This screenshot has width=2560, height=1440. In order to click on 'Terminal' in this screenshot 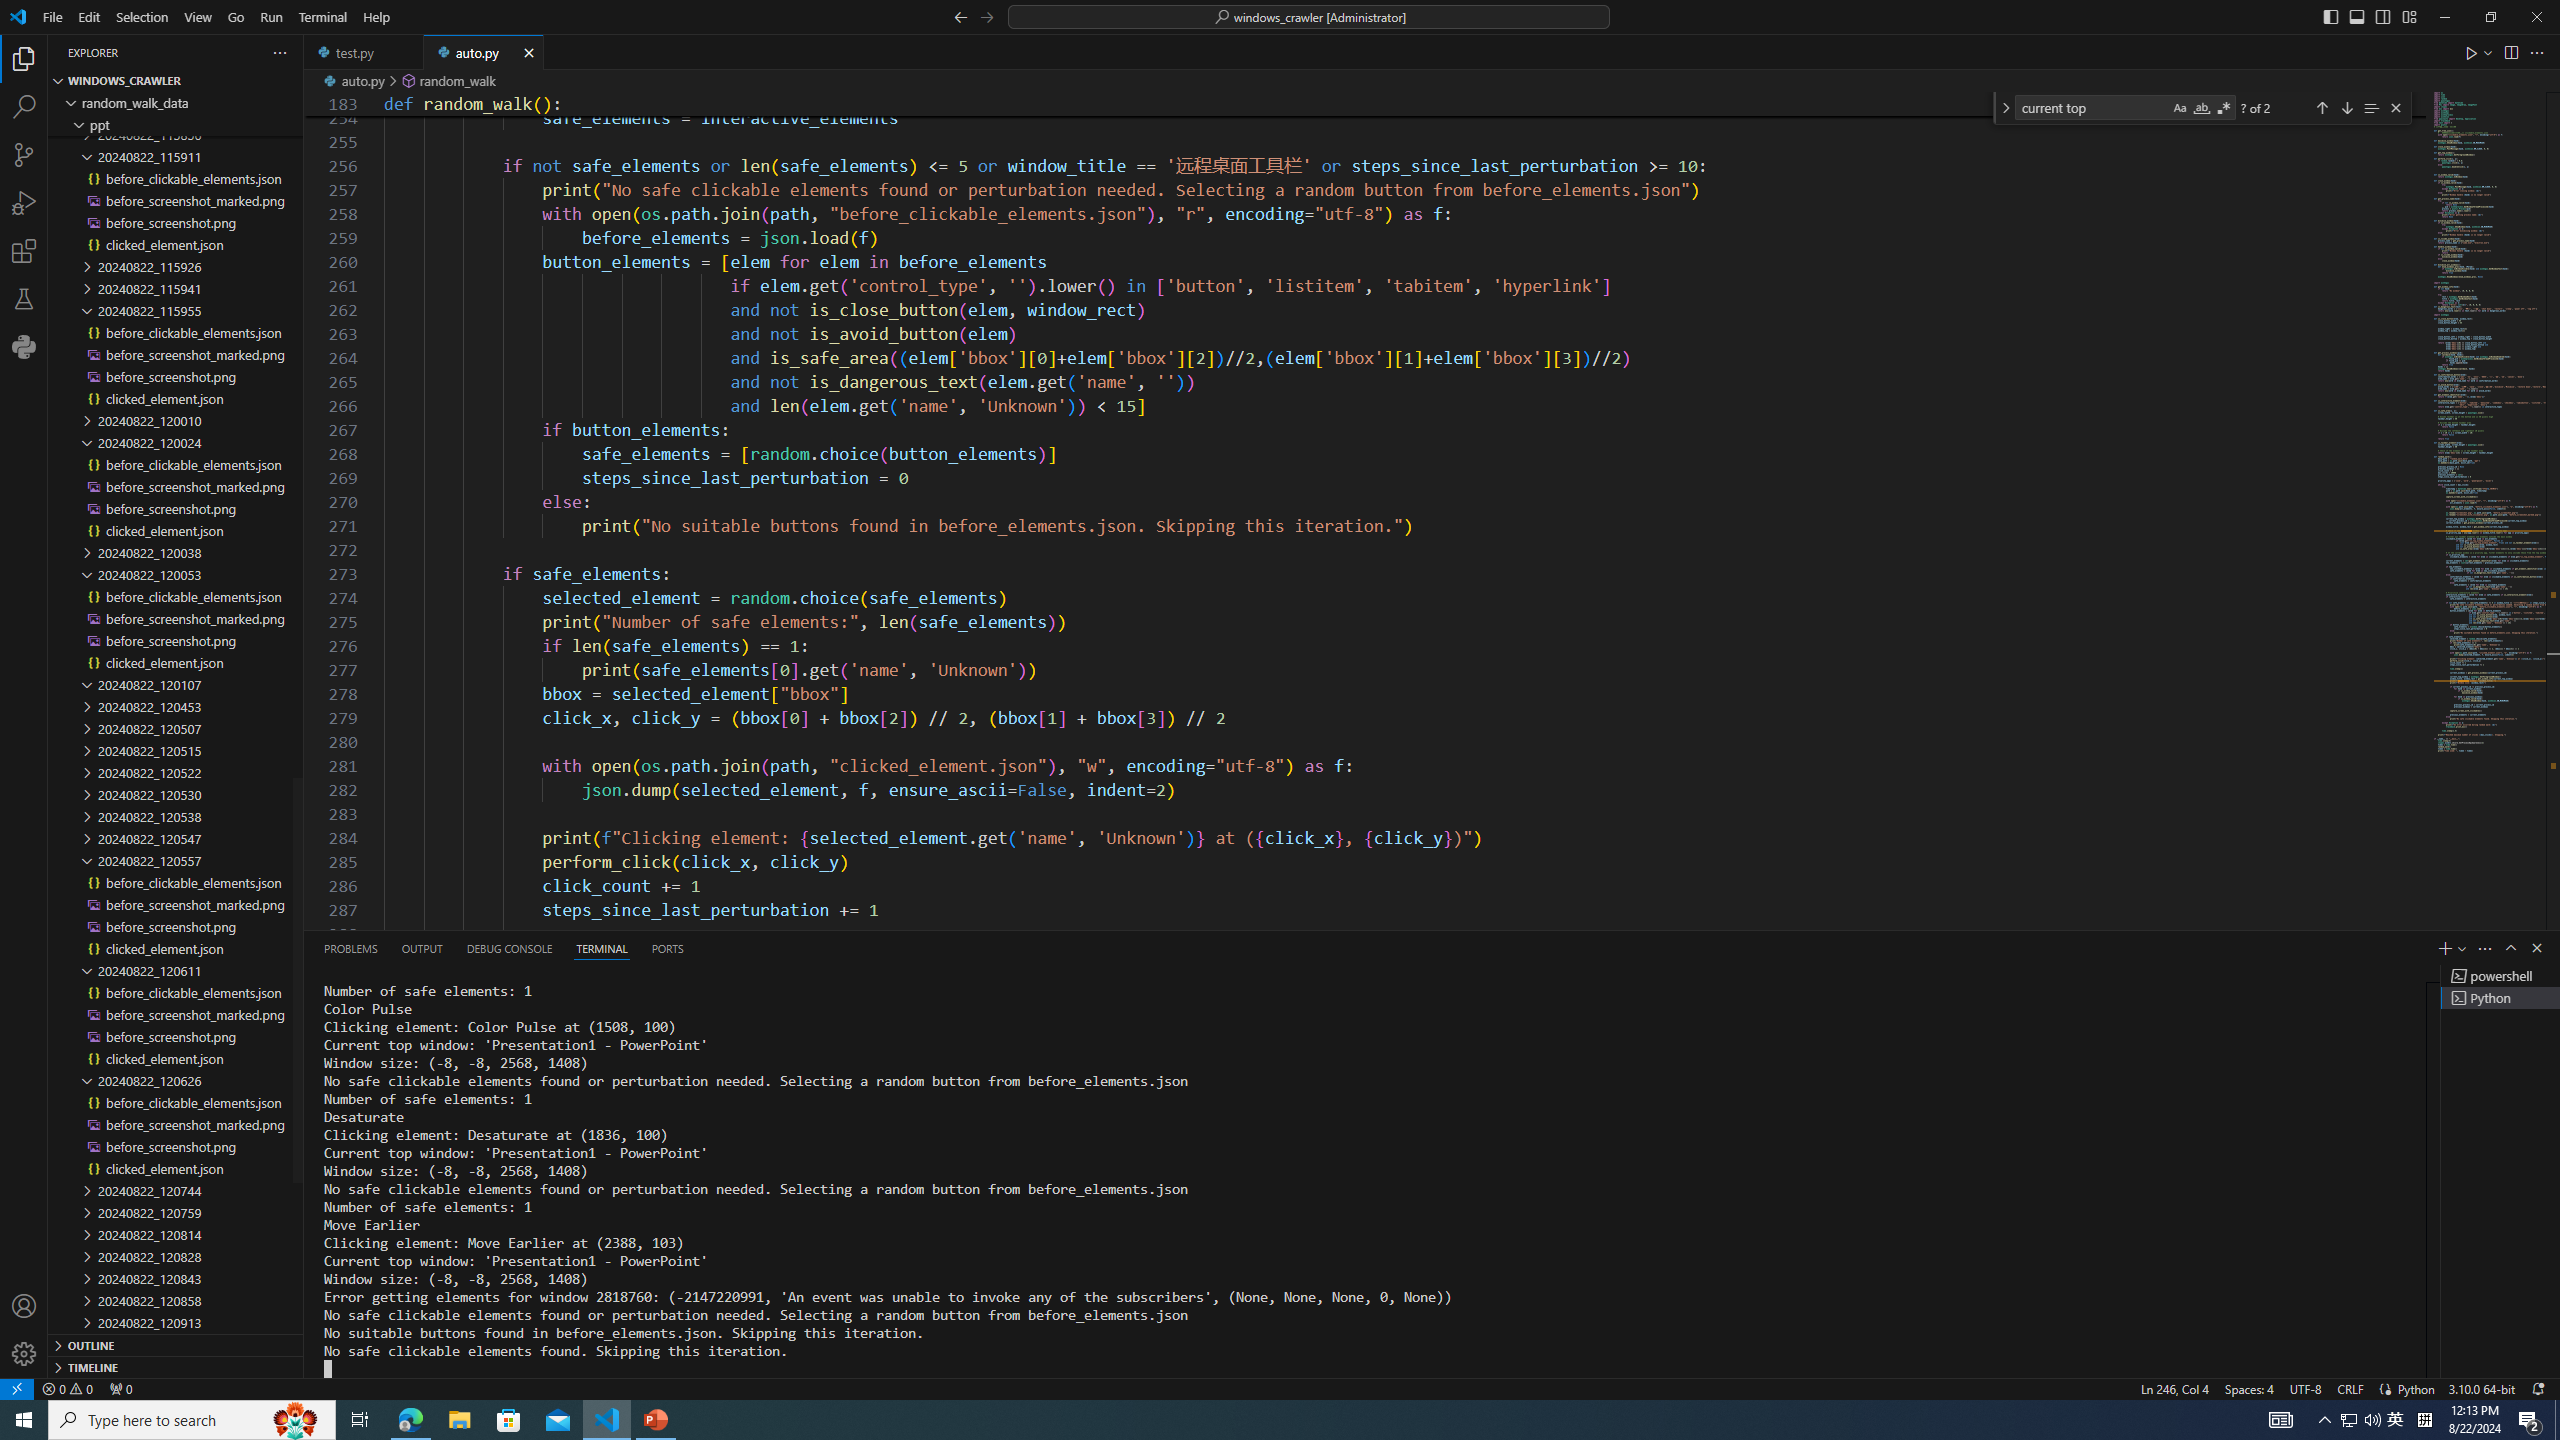, I will do `click(322, 16)`.